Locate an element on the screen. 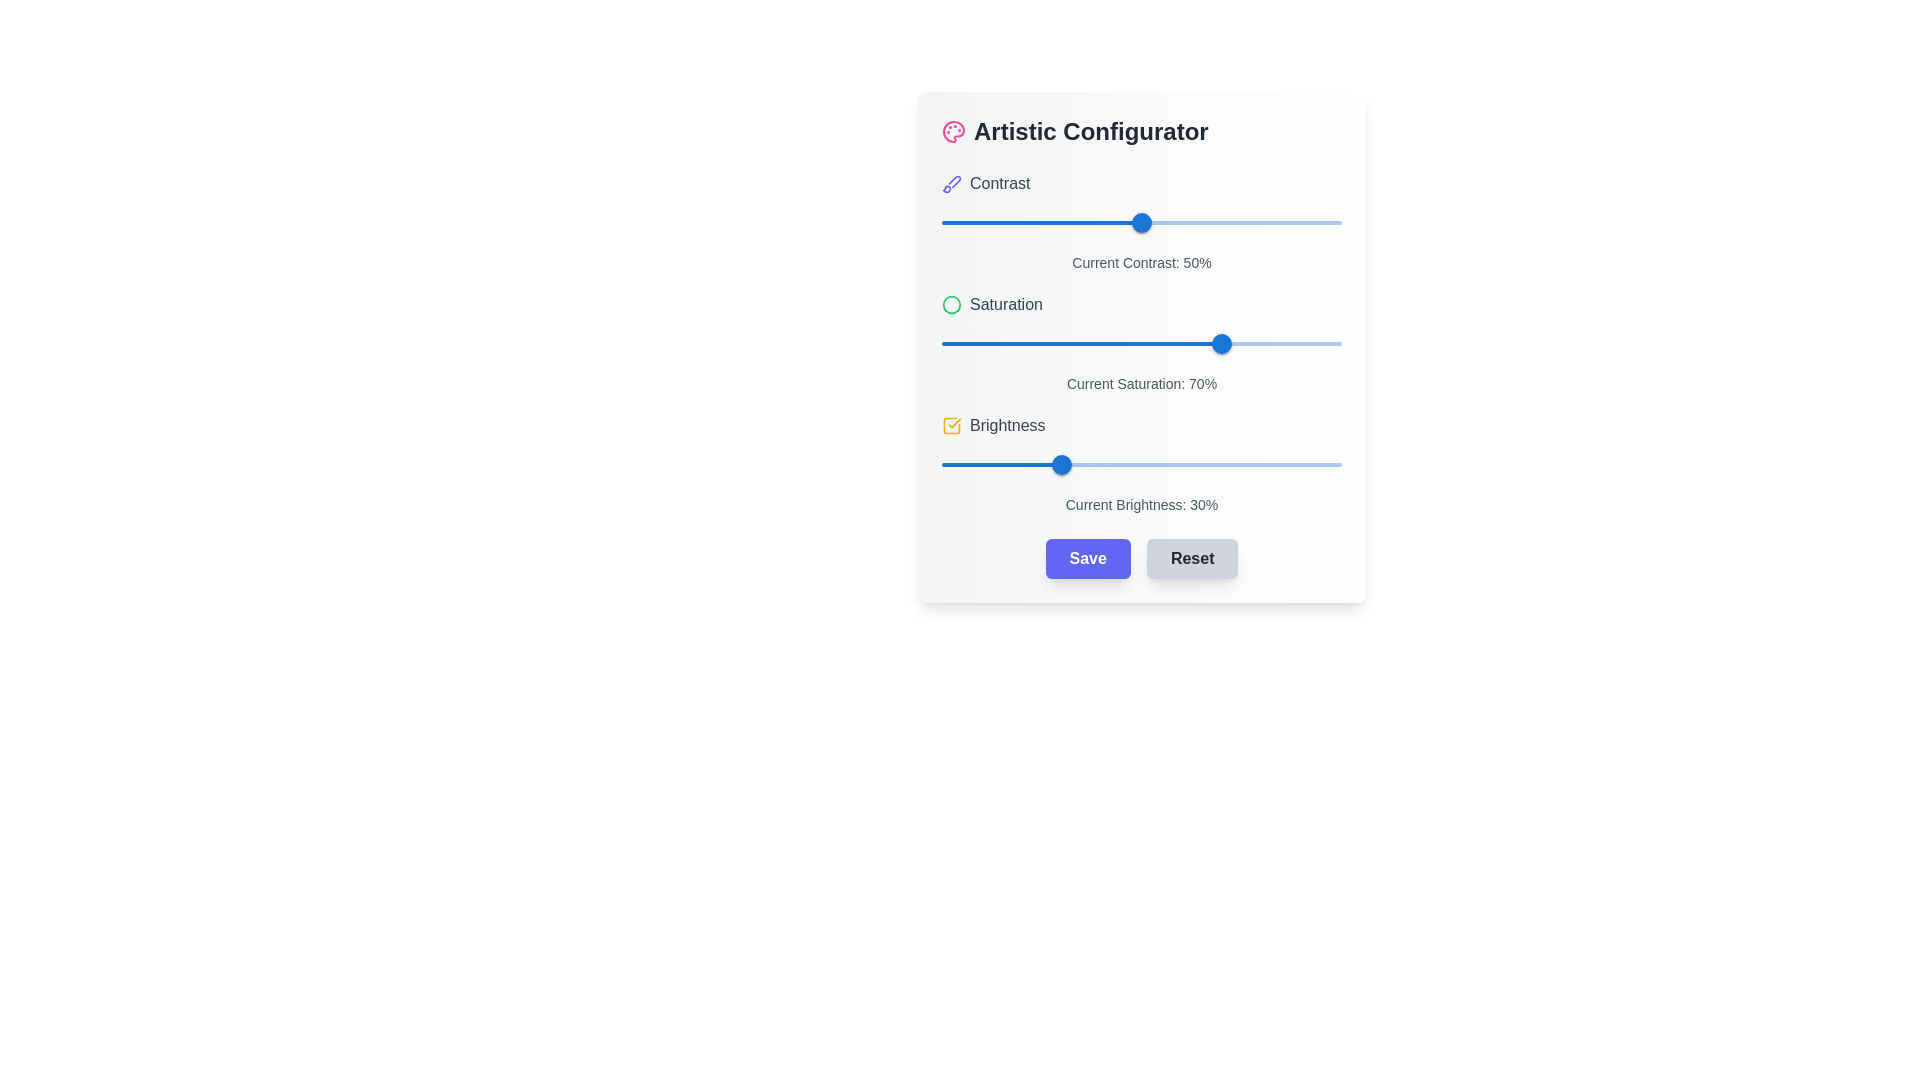 The width and height of the screenshot is (1920, 1080). contrast is located at coordinates (1104, 223).